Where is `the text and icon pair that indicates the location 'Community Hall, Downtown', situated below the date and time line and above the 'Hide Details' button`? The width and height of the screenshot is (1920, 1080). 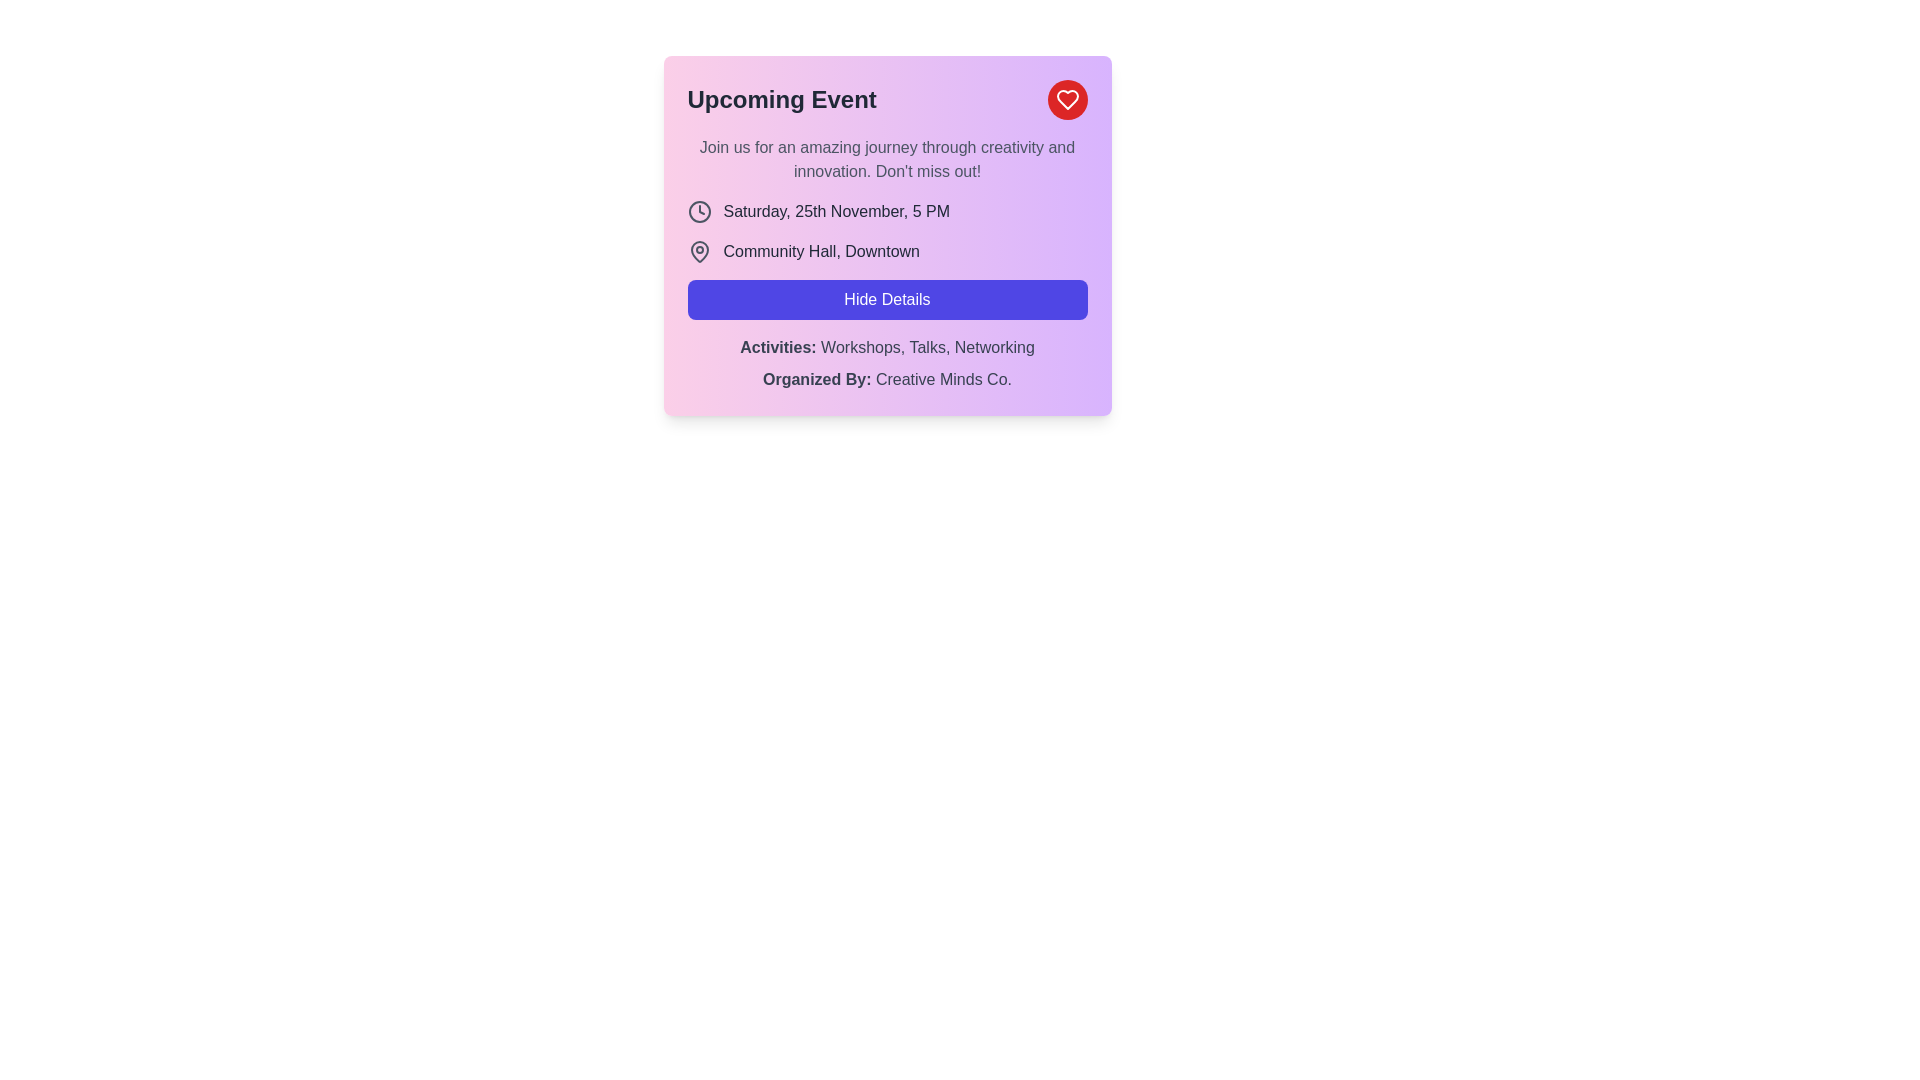 the text and icon pair that indicates the location 'Community Hall, Downtown', situated below the date and time line and above the 'Hide Details' button is located at coordinates (886, 250).